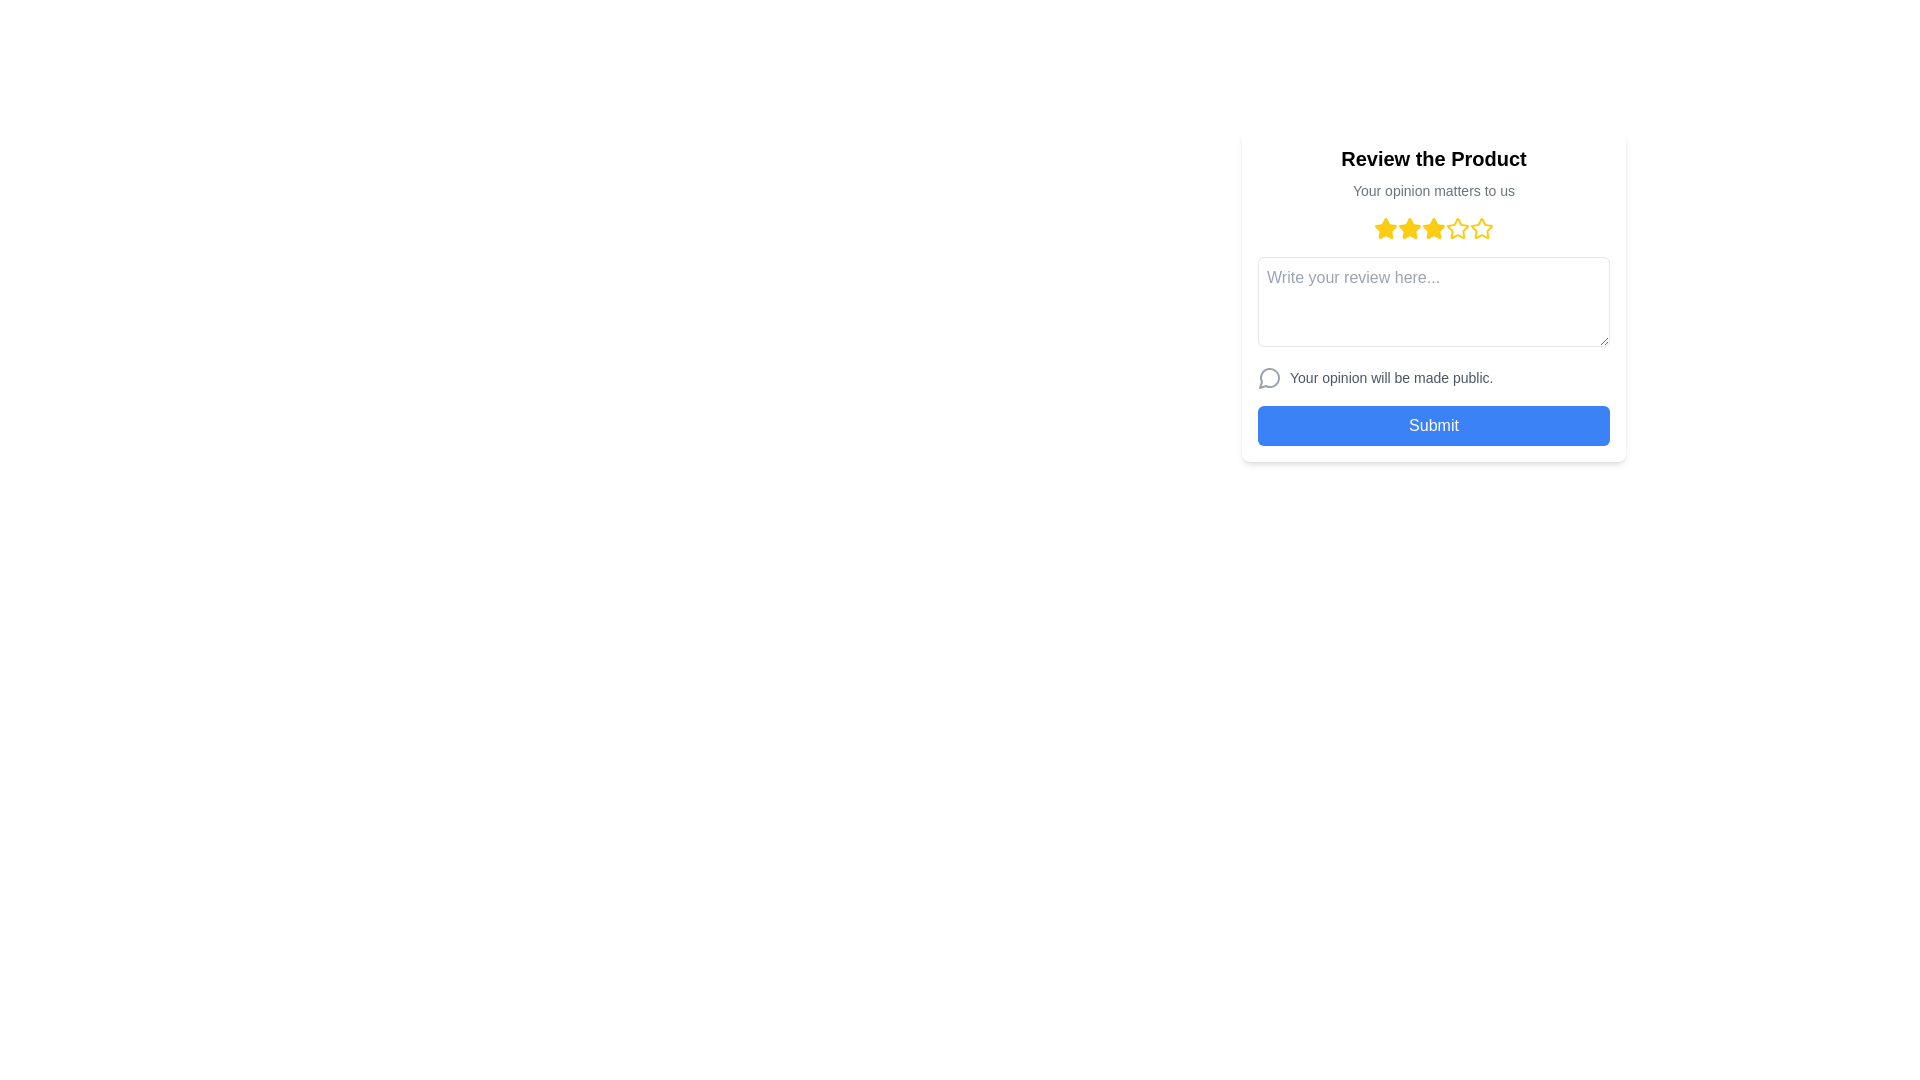 This screenshot has width=1920, height=1080. What do you see at coordinates (1409, 227) in the screenshot?
I see `the second star icon in the rating system` at bounding box center [1409, 227].